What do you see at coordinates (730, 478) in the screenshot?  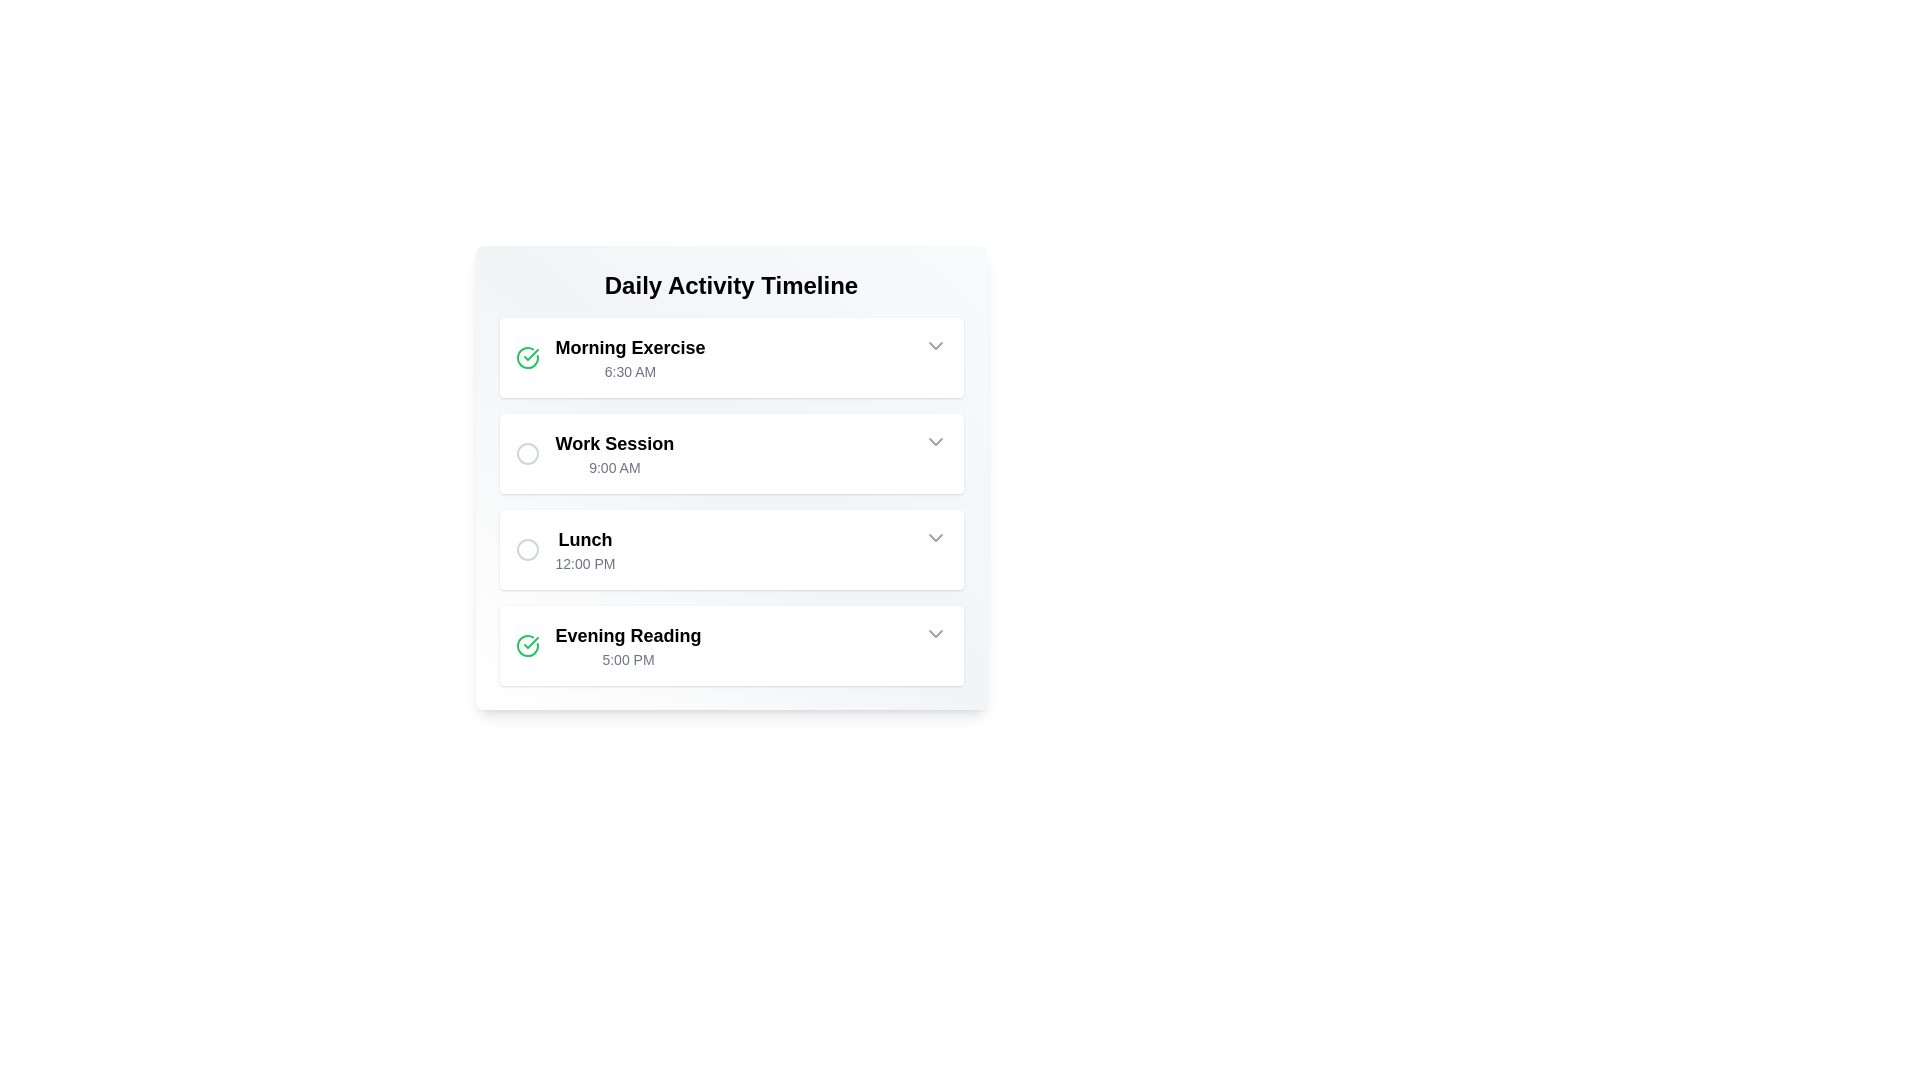 I see `the checkbox or circle` at bounding box center [730, 478].